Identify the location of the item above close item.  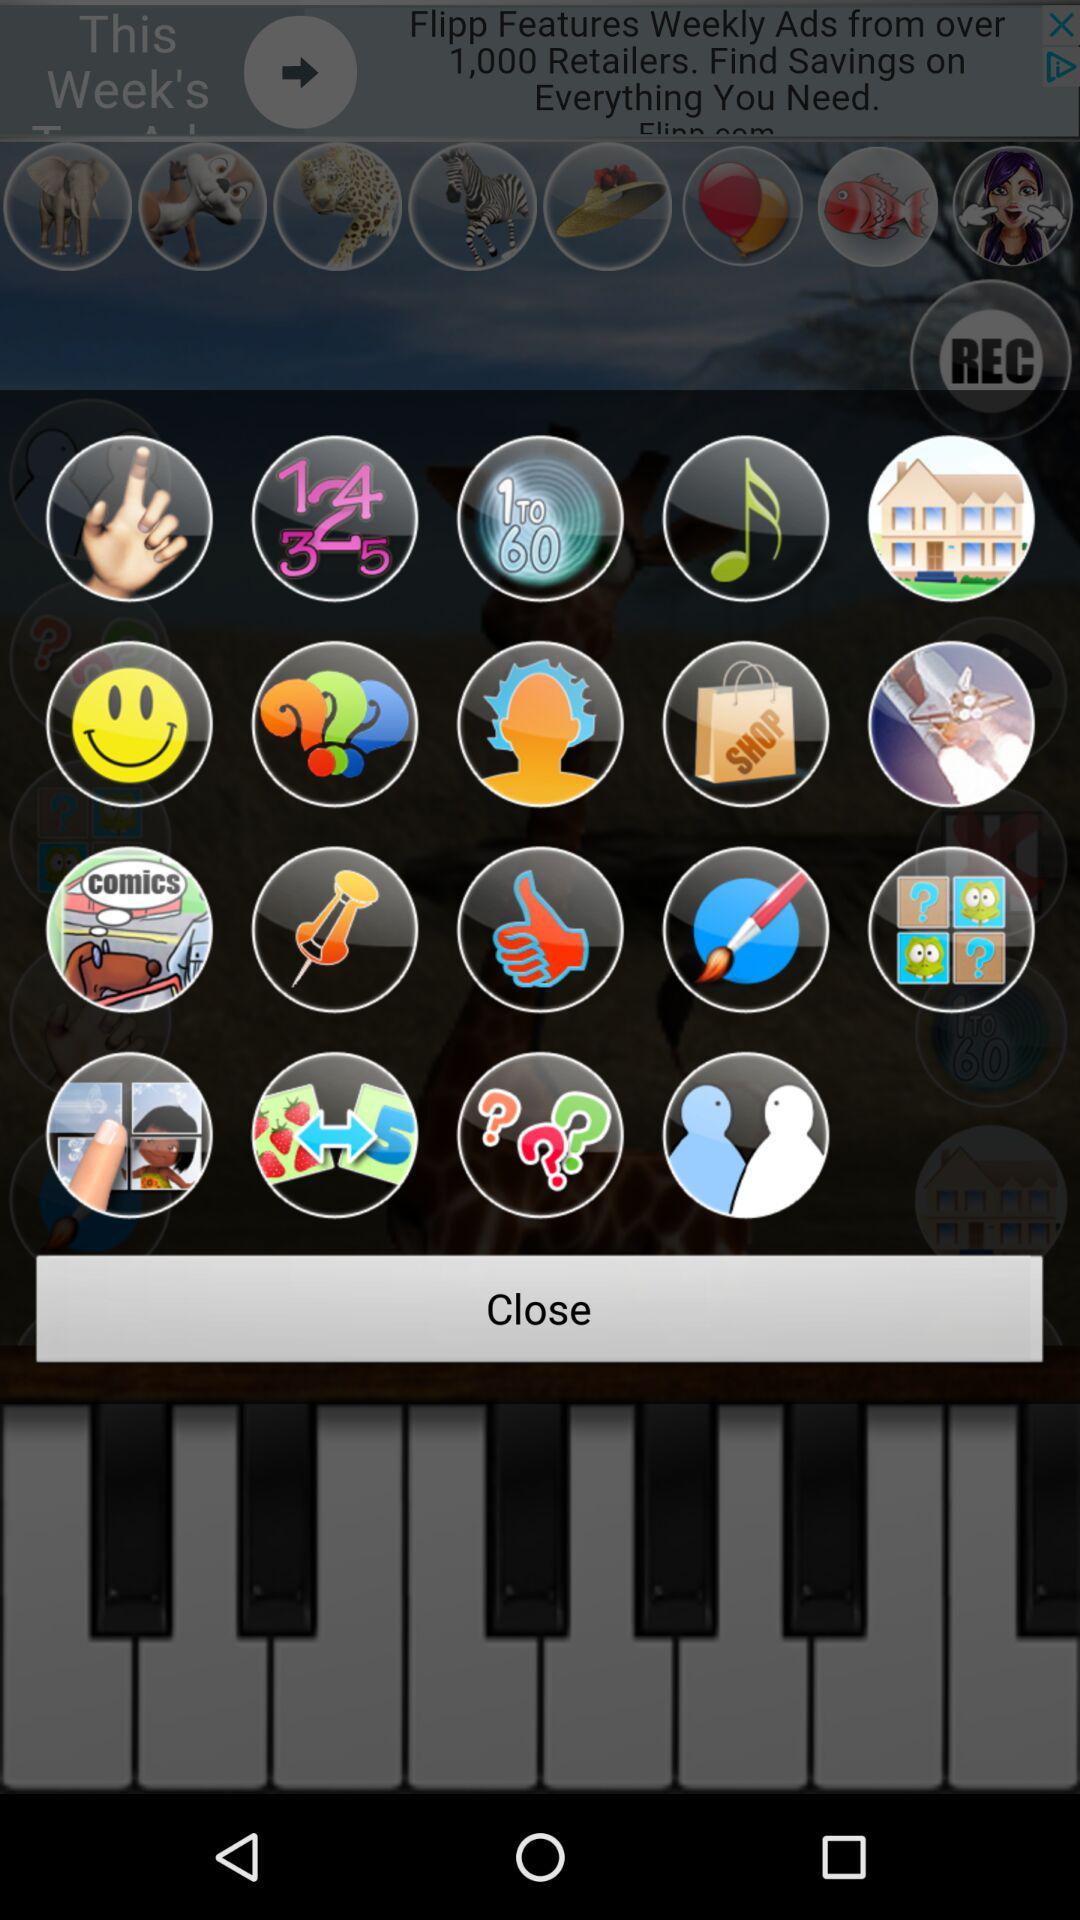
(333, 1135).